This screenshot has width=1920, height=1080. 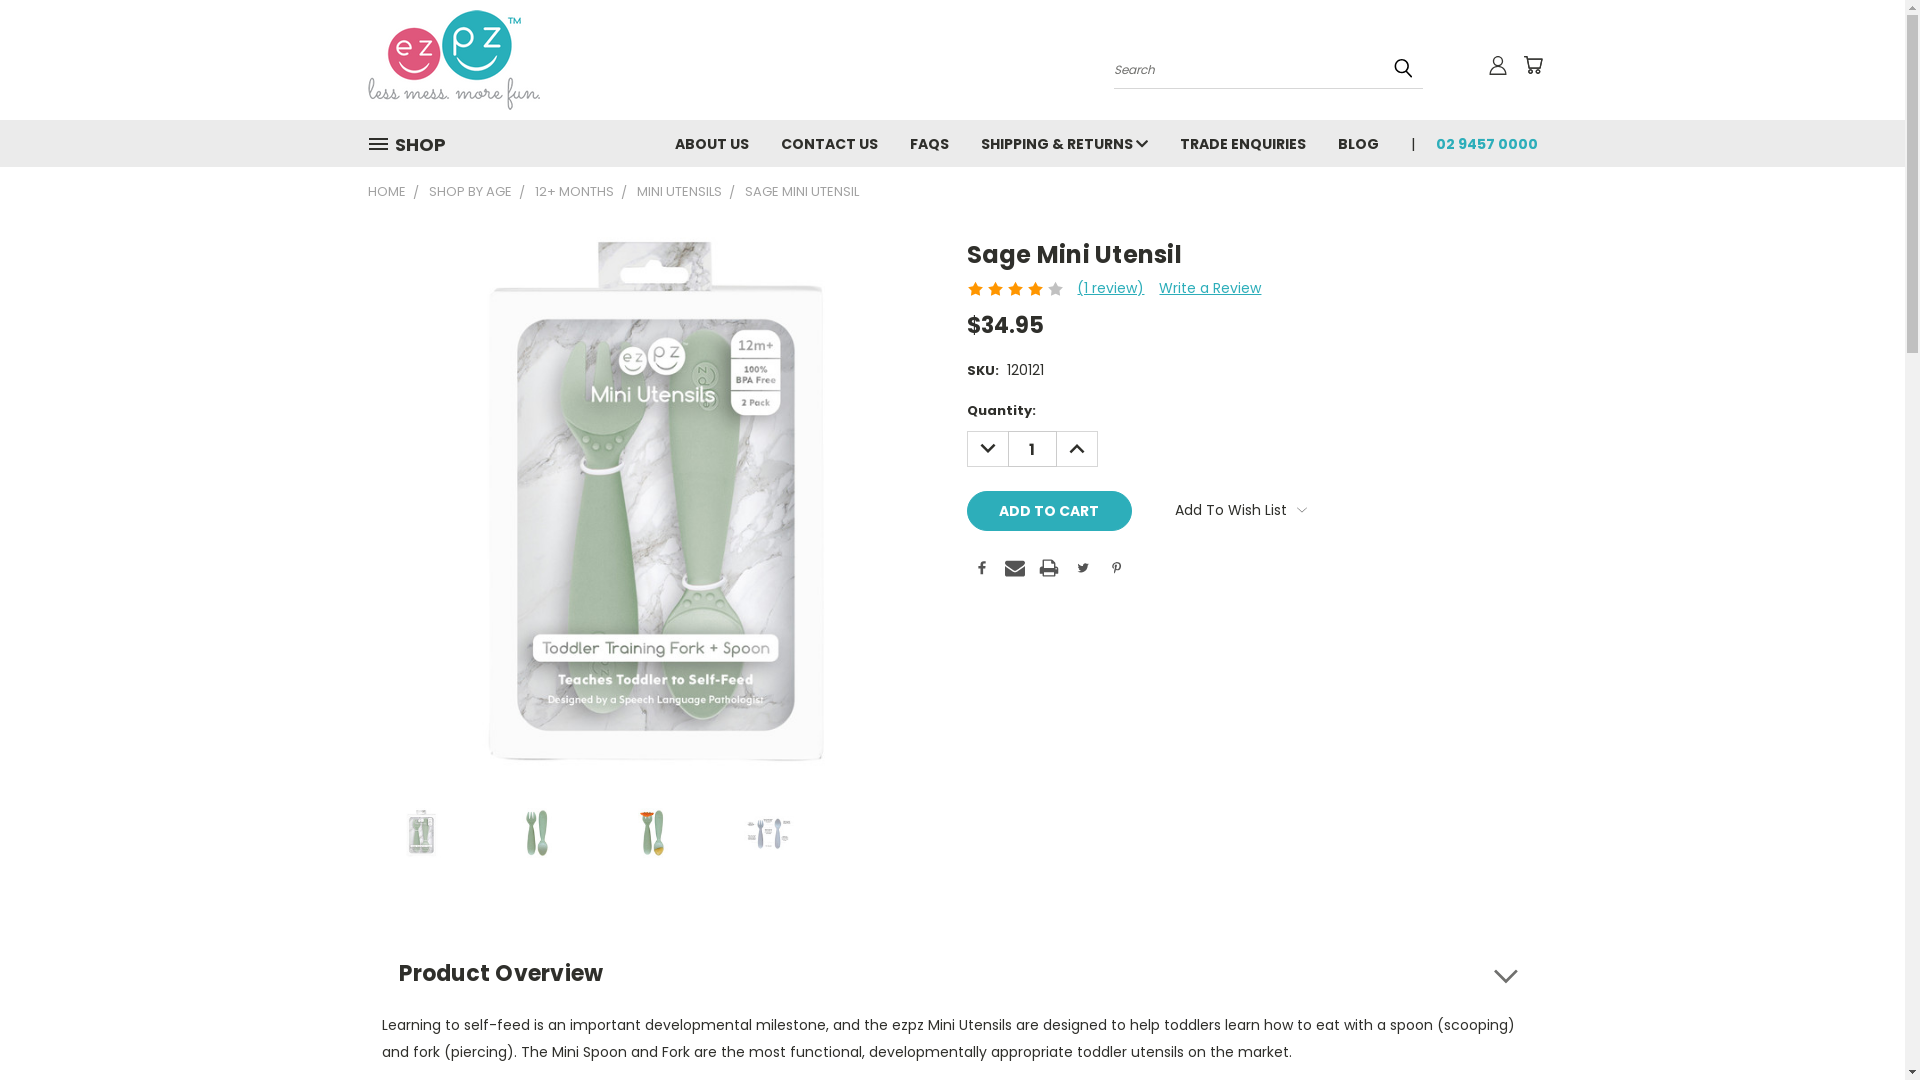 I want to click on 'SHIPPING & RETURNS', so click(x=1062, y=141).